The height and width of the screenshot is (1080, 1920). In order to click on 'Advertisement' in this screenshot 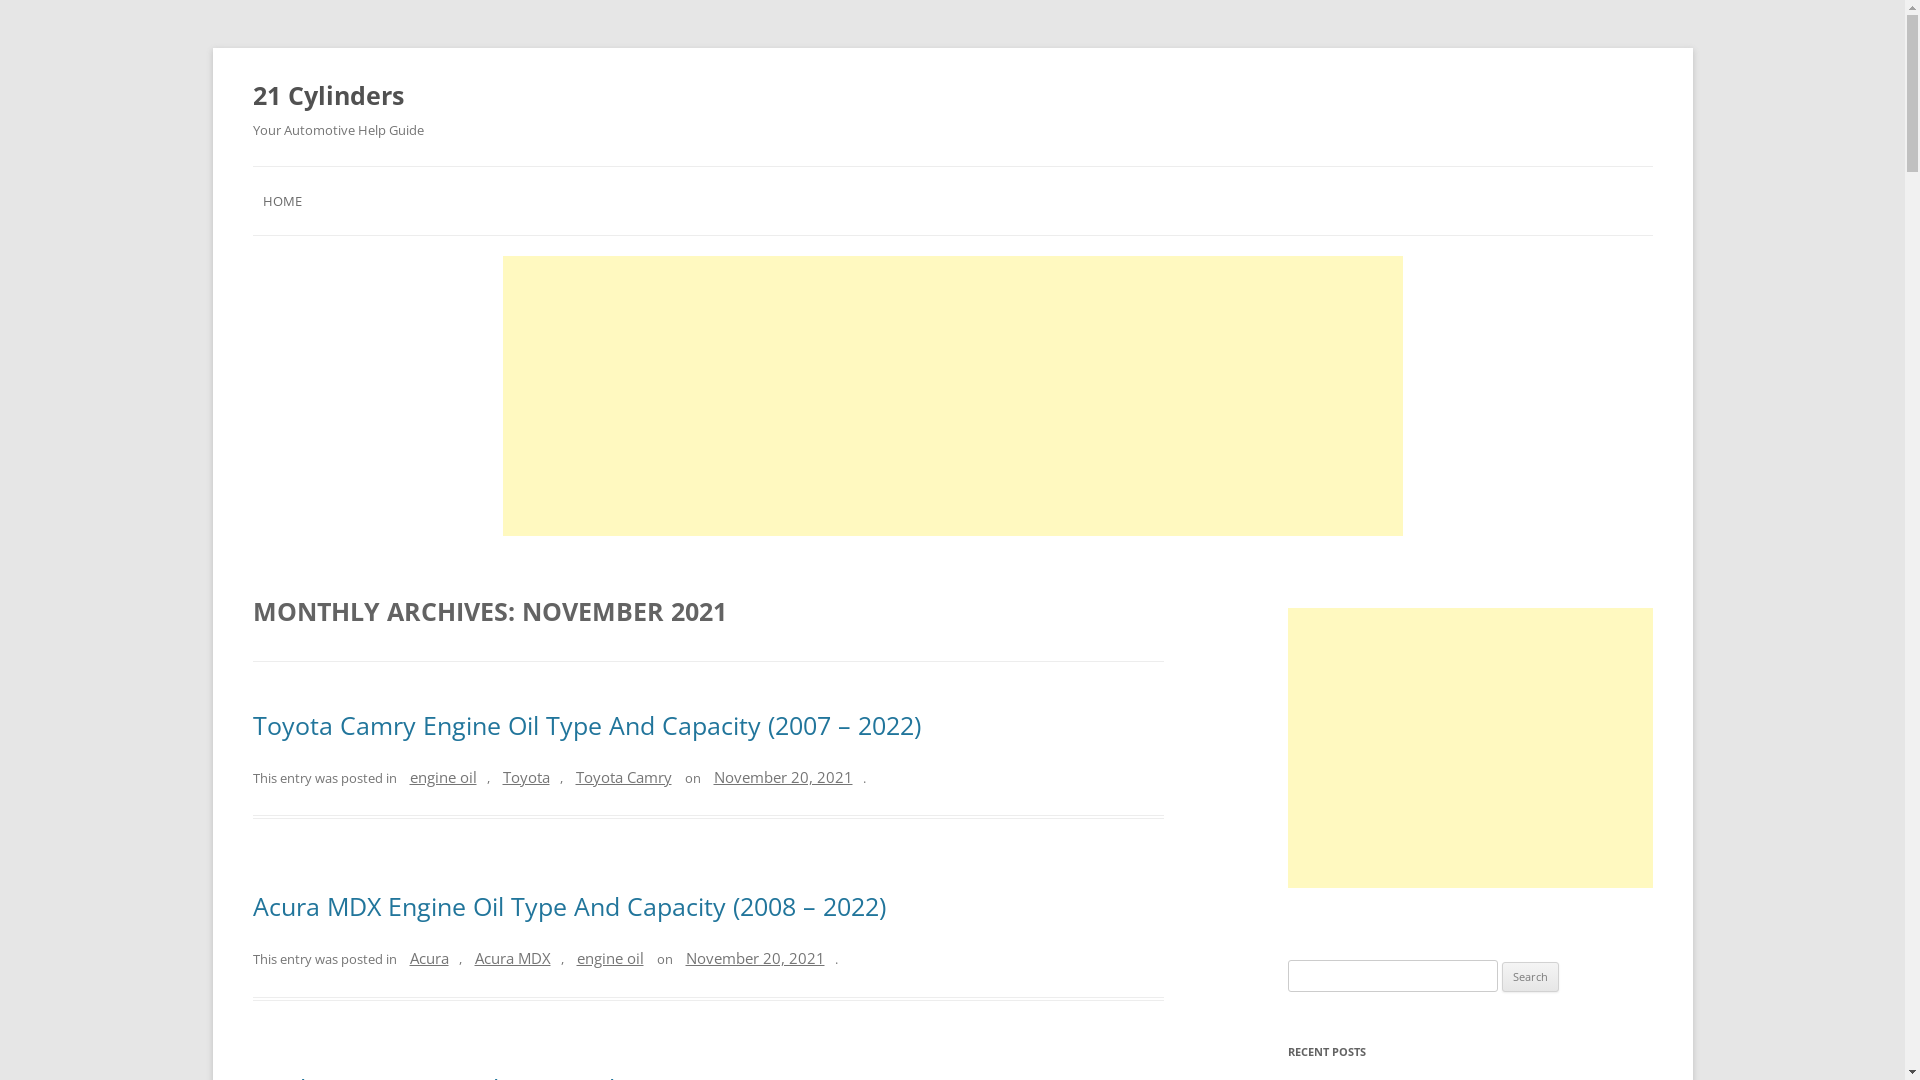, I will do `click(1470, 748)`.